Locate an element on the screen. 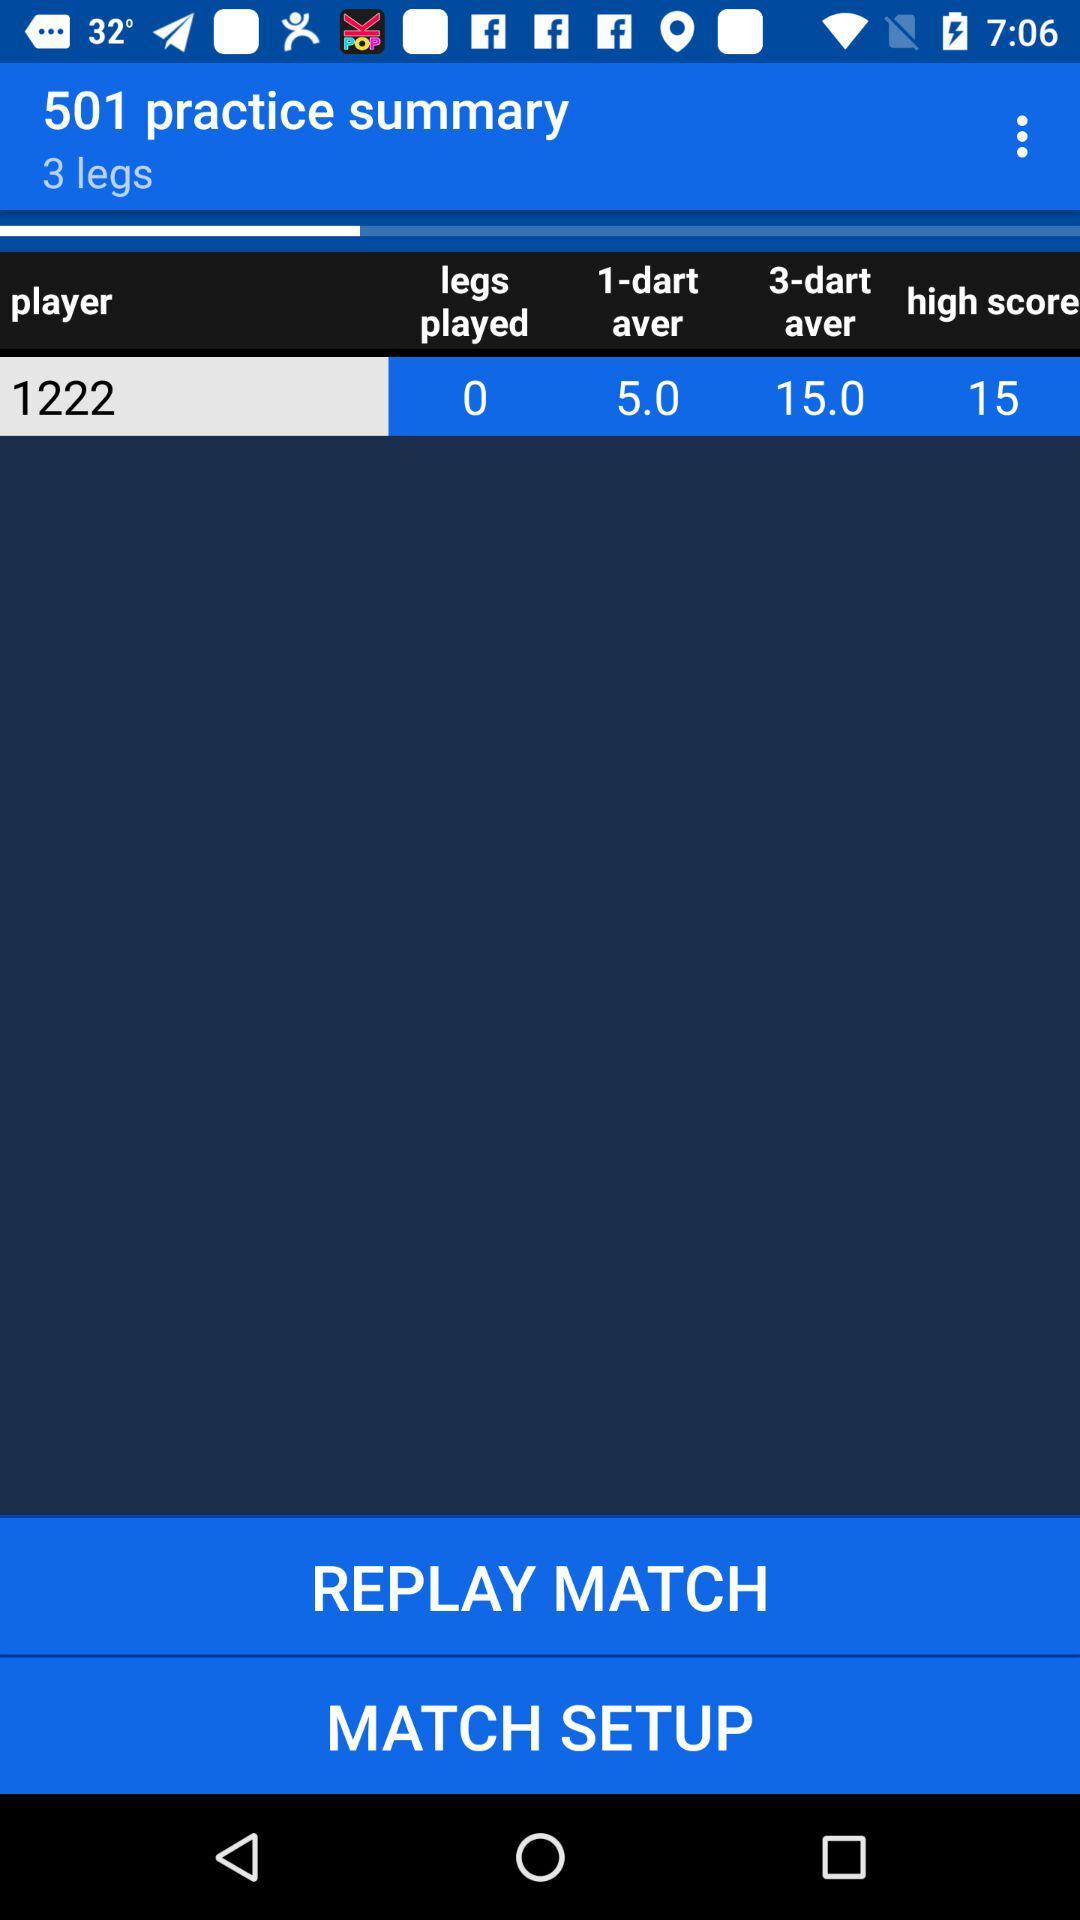  the button below replay match icon is located at coordinates (540, 1724).